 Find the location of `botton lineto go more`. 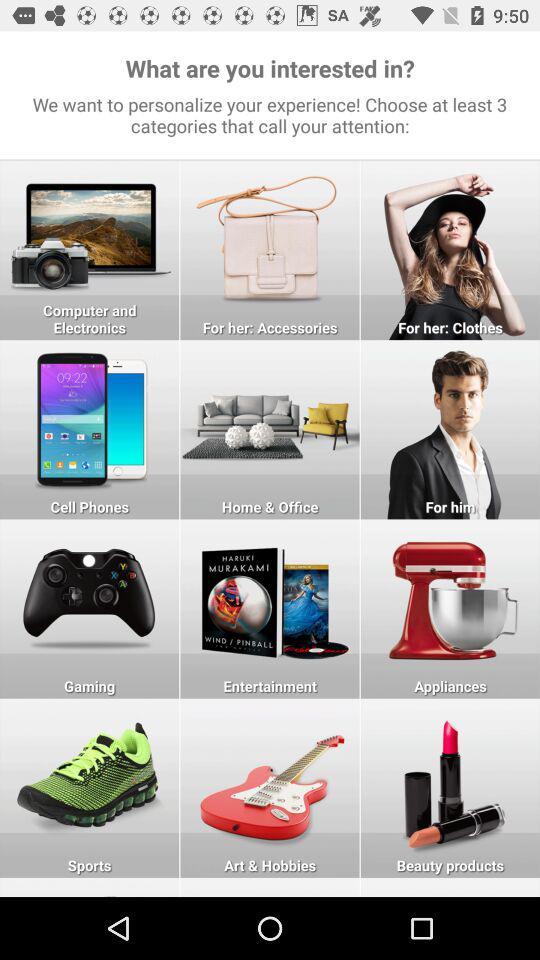

botton lineto go more is located at coordinates (88, 886).